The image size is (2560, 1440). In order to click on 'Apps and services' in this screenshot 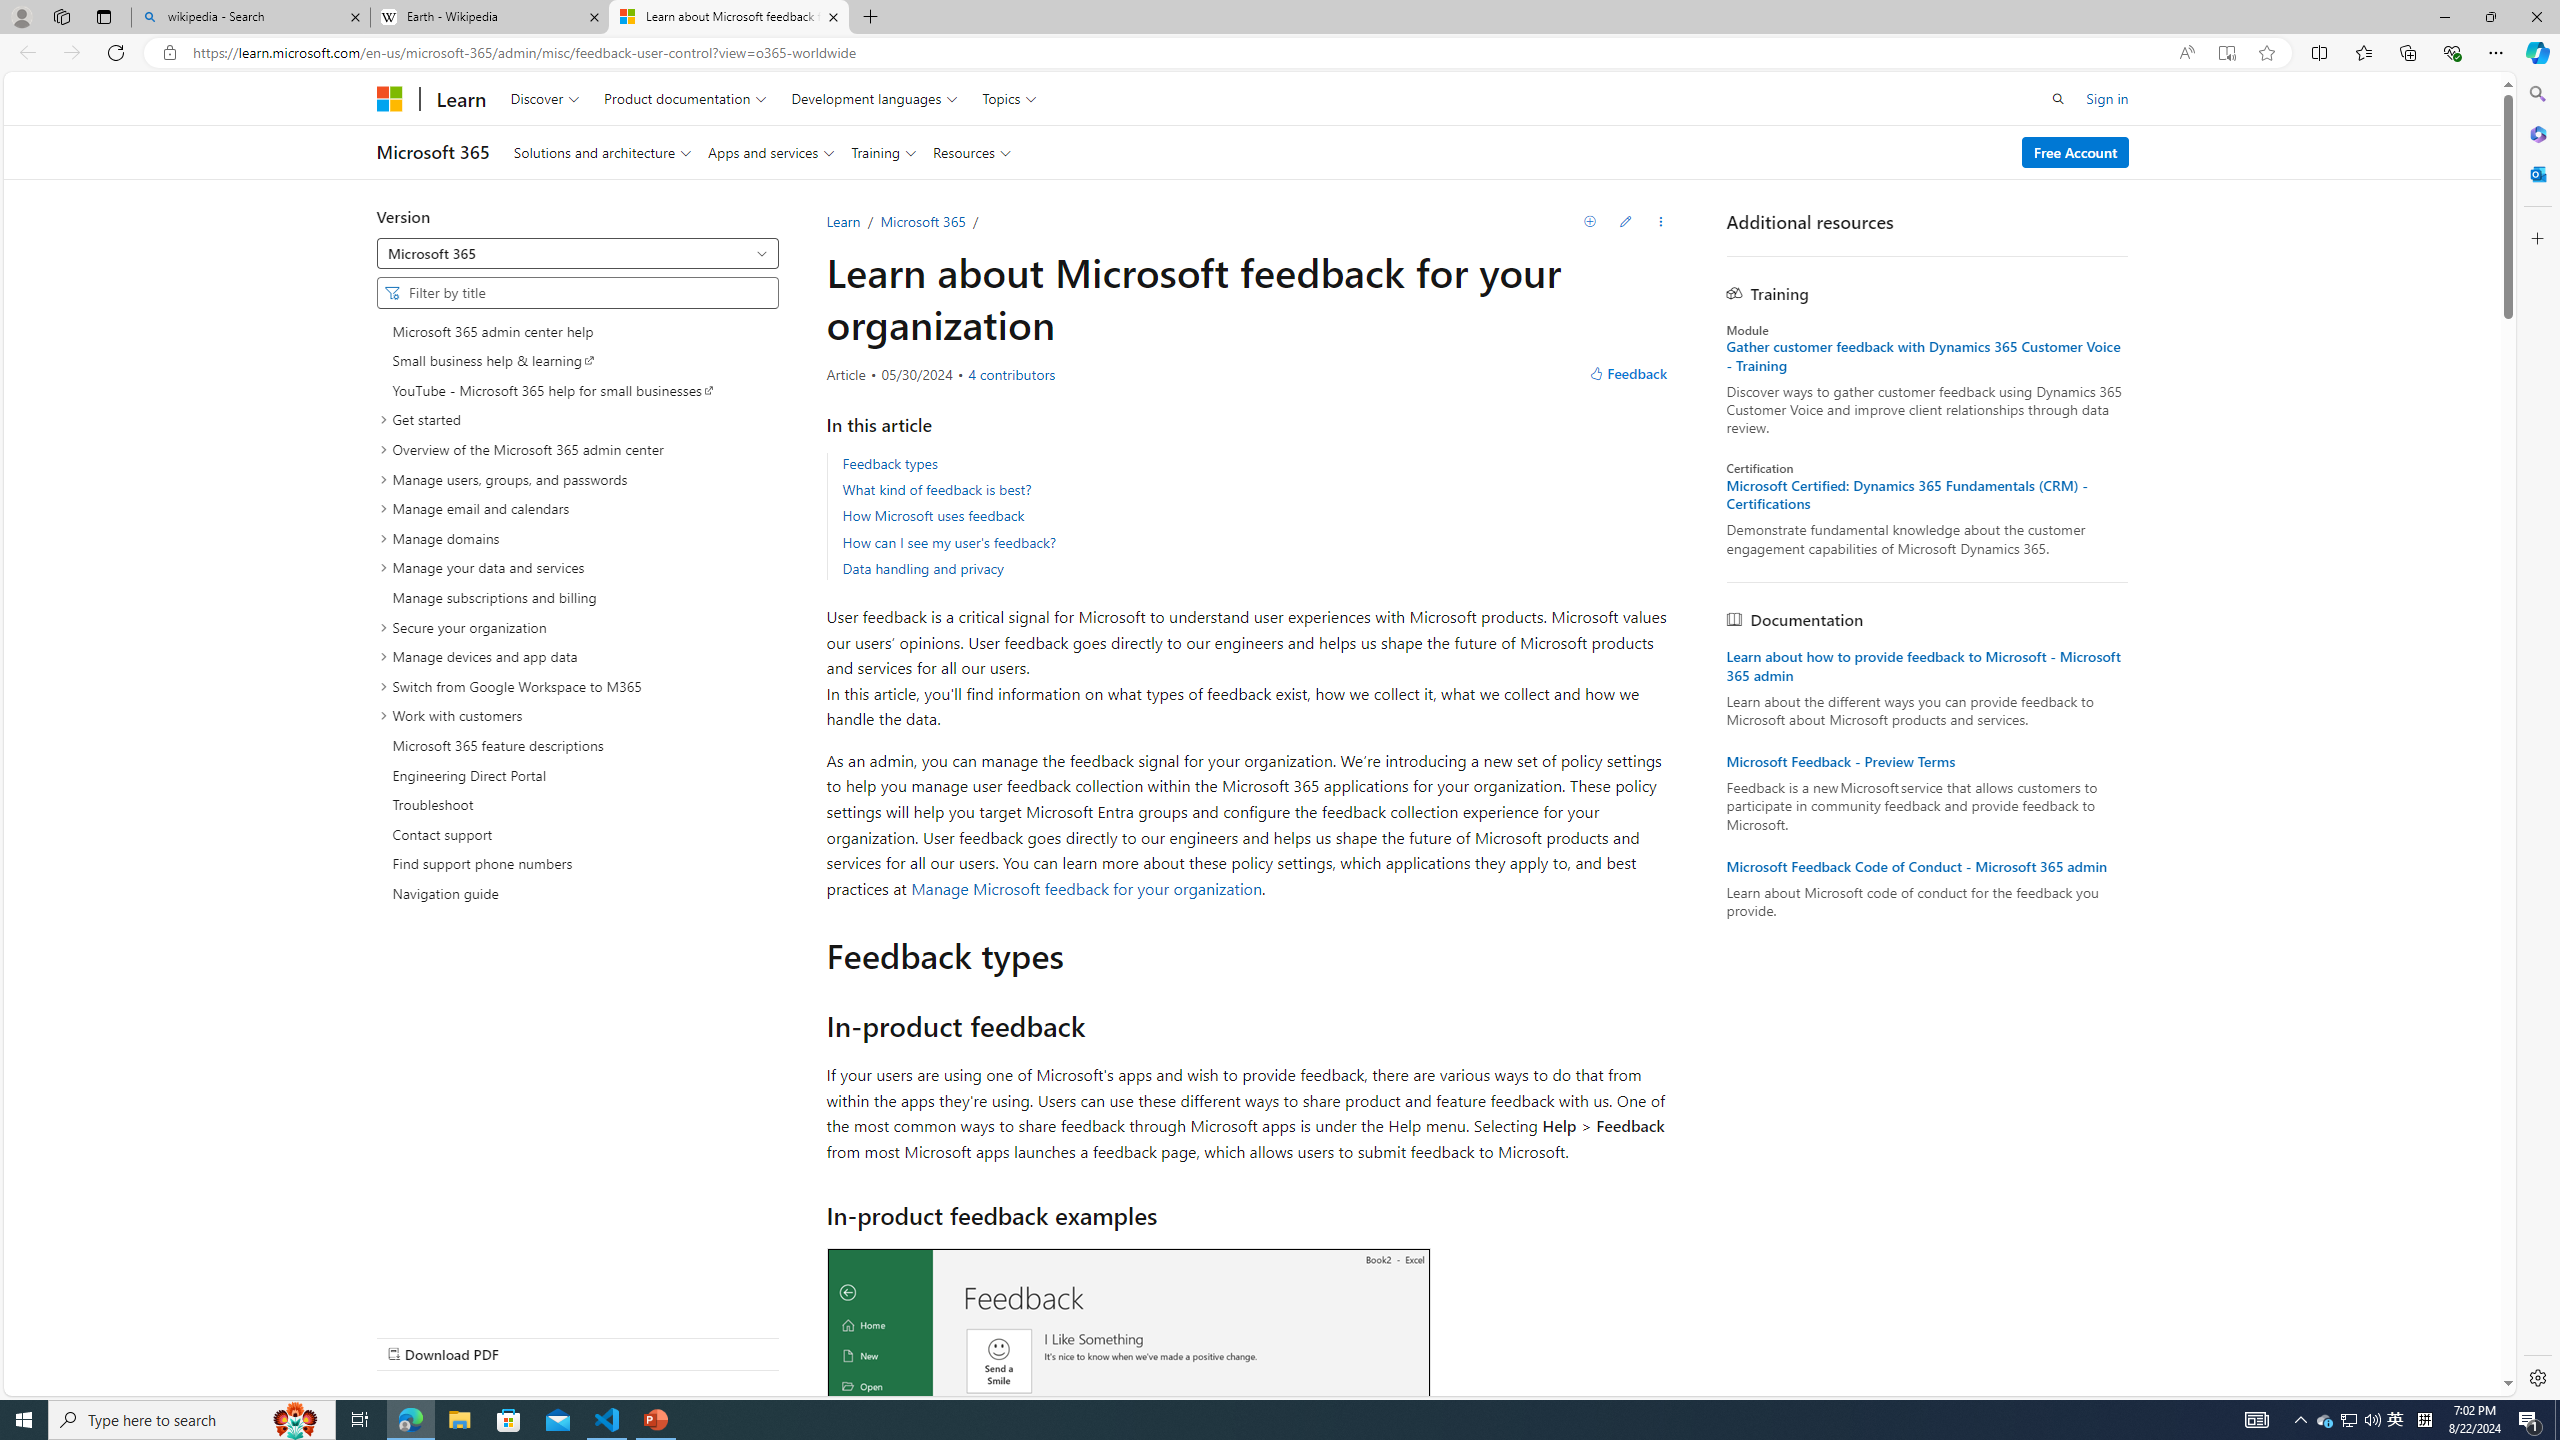, I will do `click(770, 152)`.